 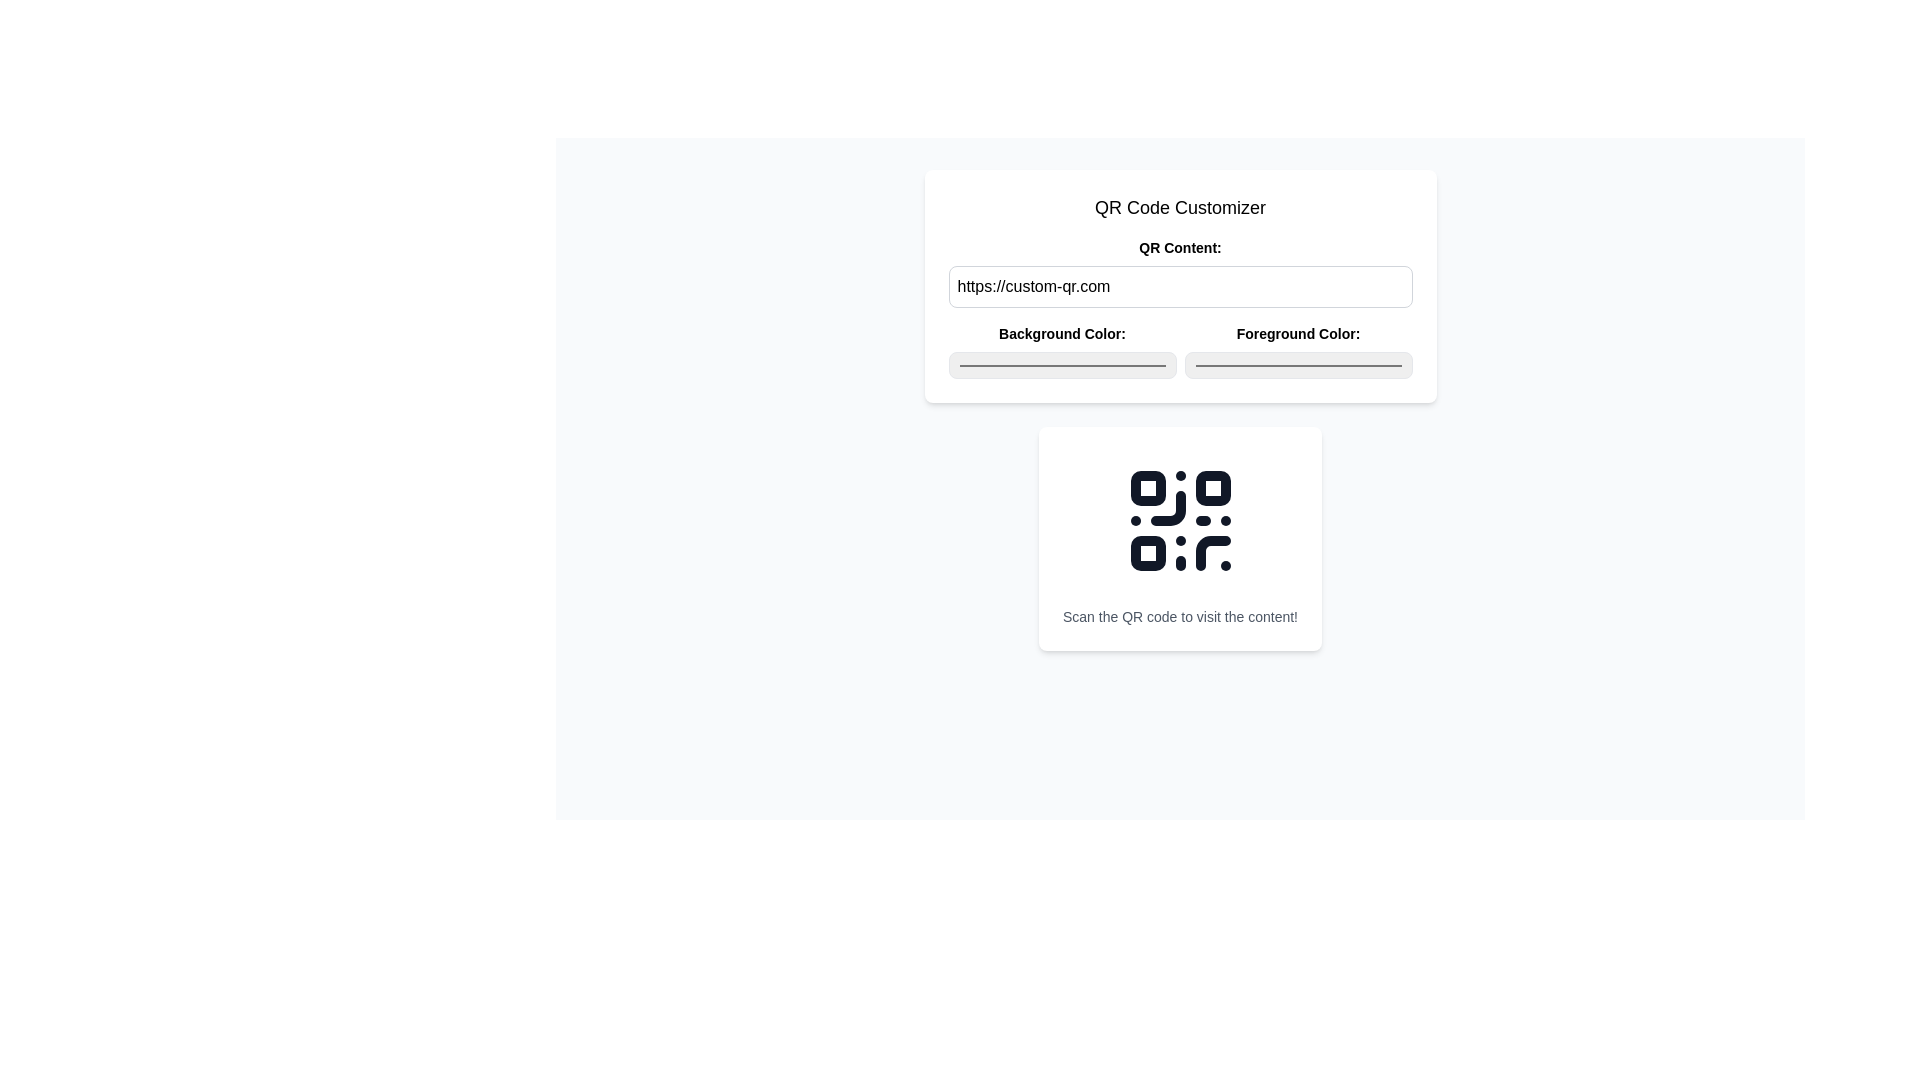 What do you see at coordinates (1298, 333) in the screenshot?
I see `the 'Foreground Color:' label, which is a small, bold text label displayed in black, located in the upper section of the interface, to the right of the 'Background Color:' label` at bounding box center [1298, 333].